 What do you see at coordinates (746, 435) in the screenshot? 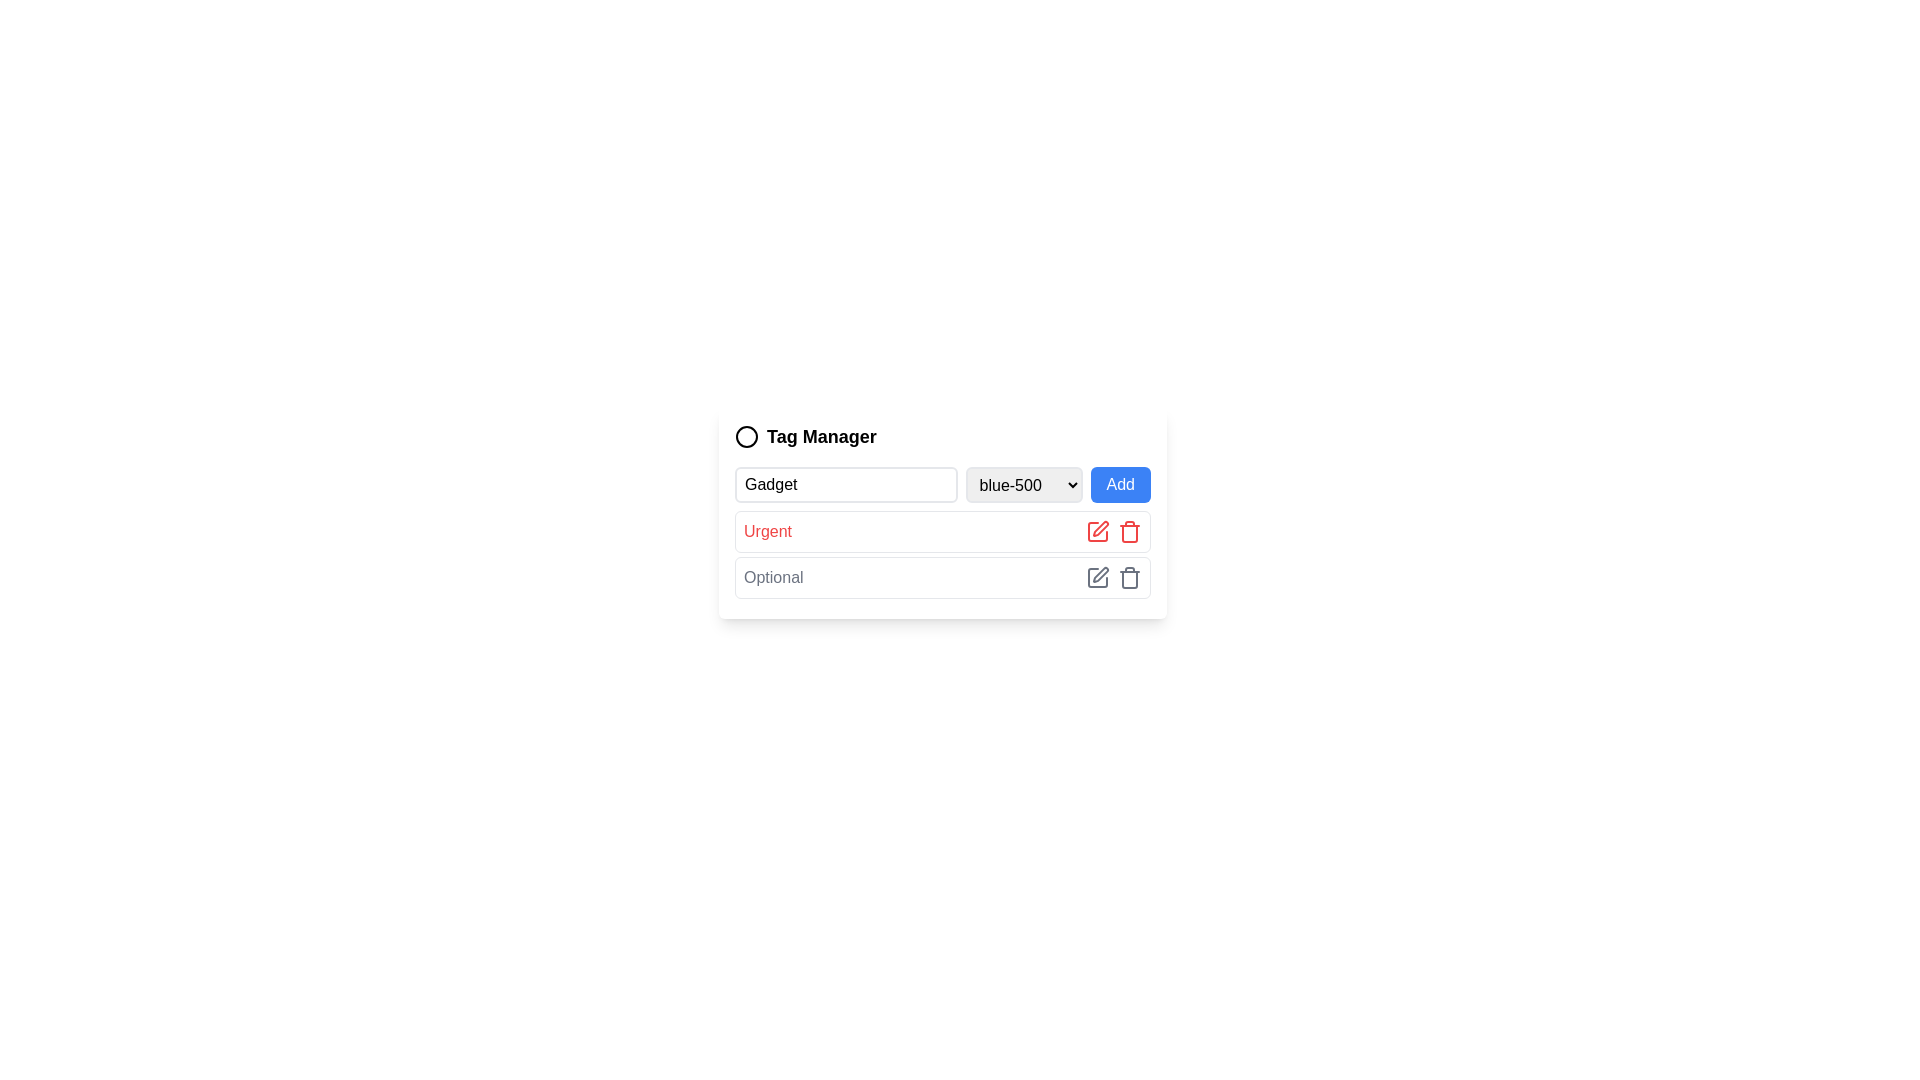
I see `the circular SVG graphical element located on the left-hand side of the 'Tag Manager' title in the user interface` at bounding box center [746, 435].